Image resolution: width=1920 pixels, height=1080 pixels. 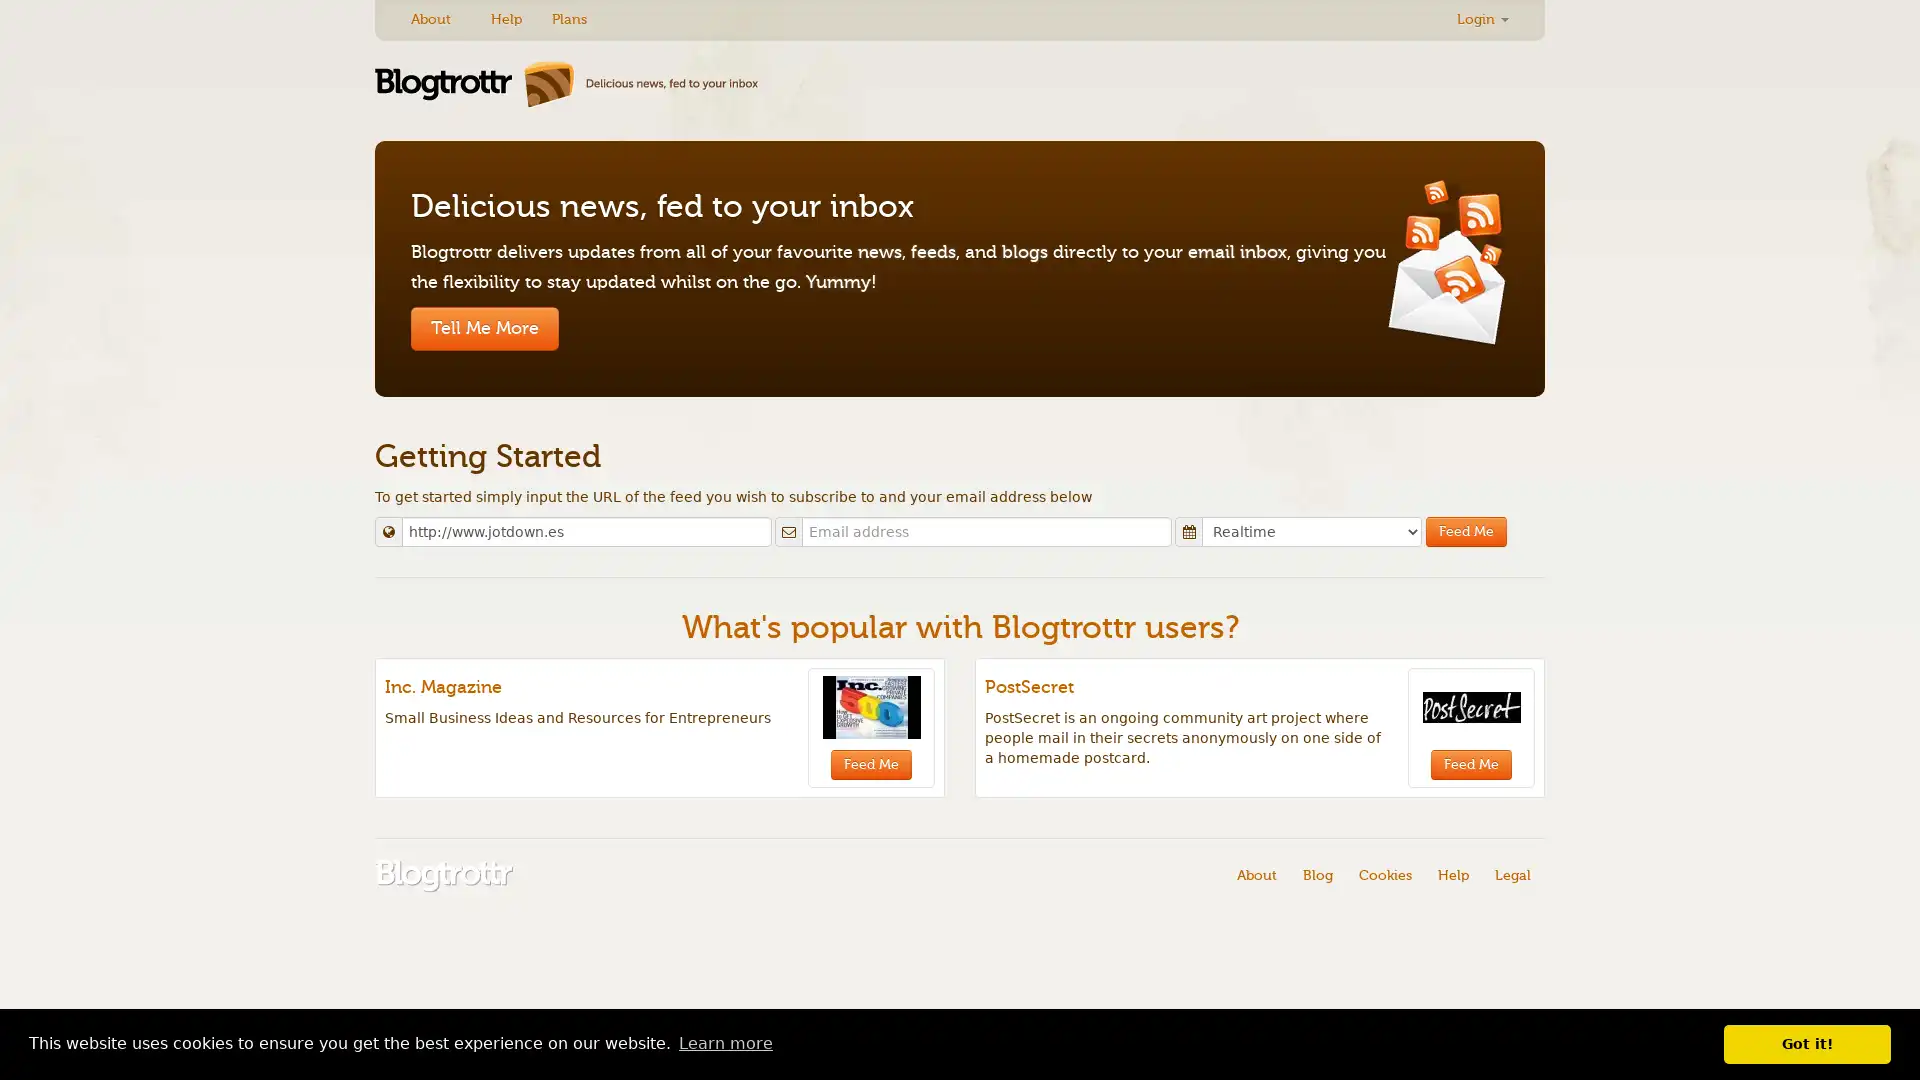 What do you see at coordinates (724, 1043) in the screenshot?
I see `learn more about cookies` at bounding box center [724, 1043].